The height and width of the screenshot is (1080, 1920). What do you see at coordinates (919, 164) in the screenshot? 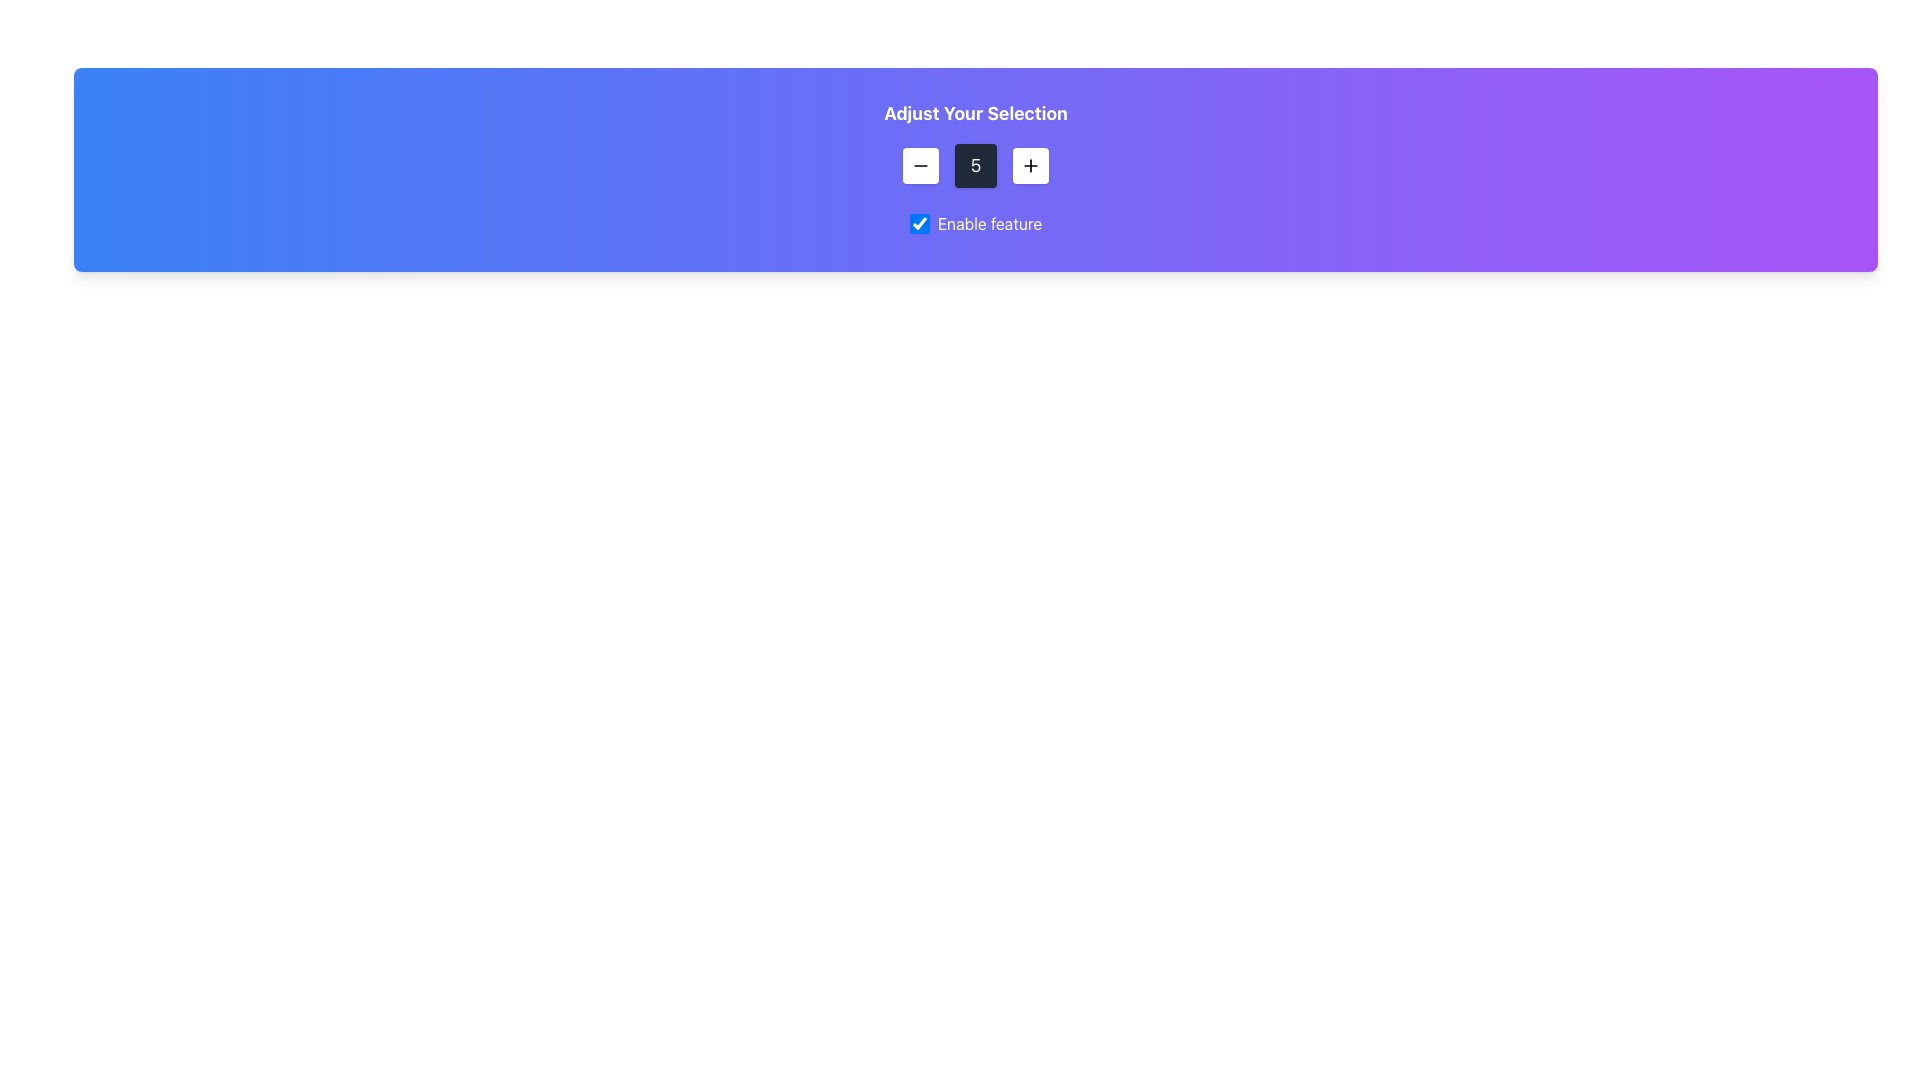
I see `the Button with a Minus icon located within a white circular button` at bounding box center [919, 164].